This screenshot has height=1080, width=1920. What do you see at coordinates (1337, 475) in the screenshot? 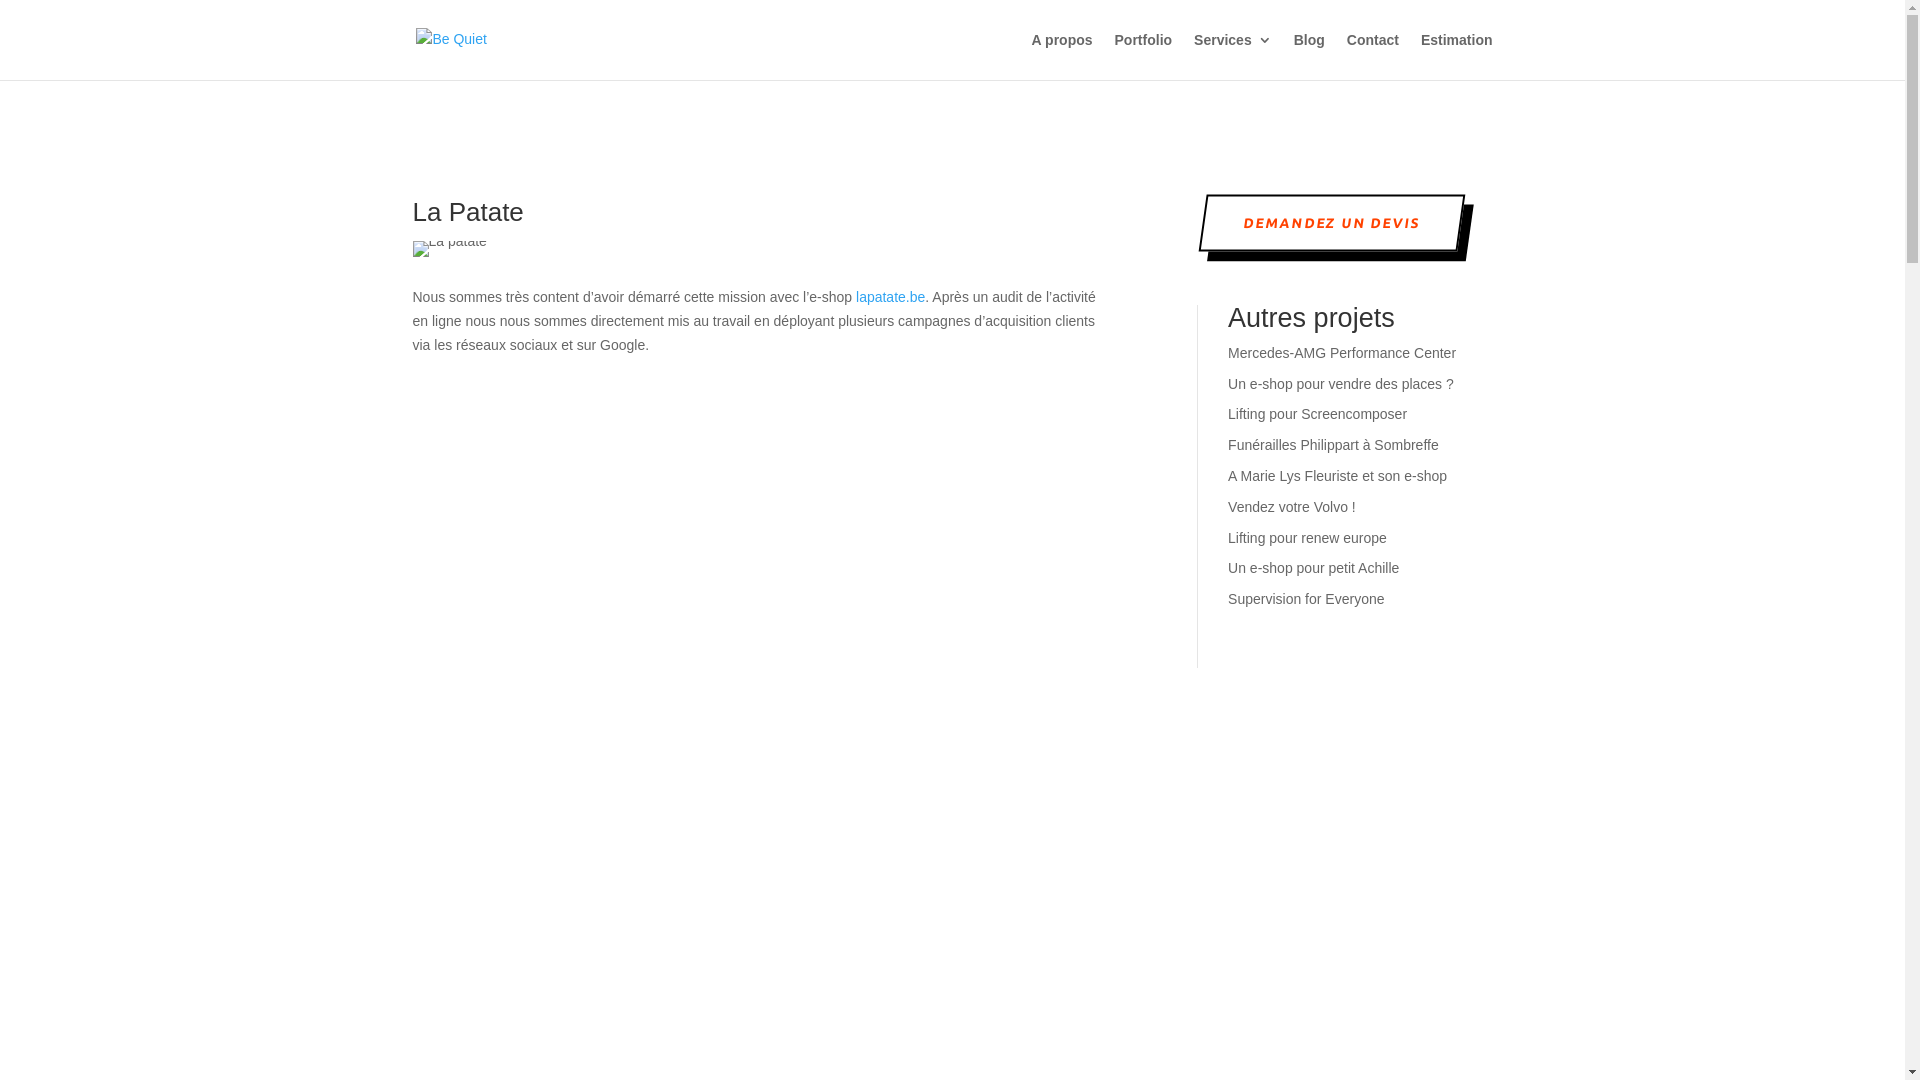
I see `'A Marie Lys Fleuriste et son e-shop'` at bounding box center [1337, 475].